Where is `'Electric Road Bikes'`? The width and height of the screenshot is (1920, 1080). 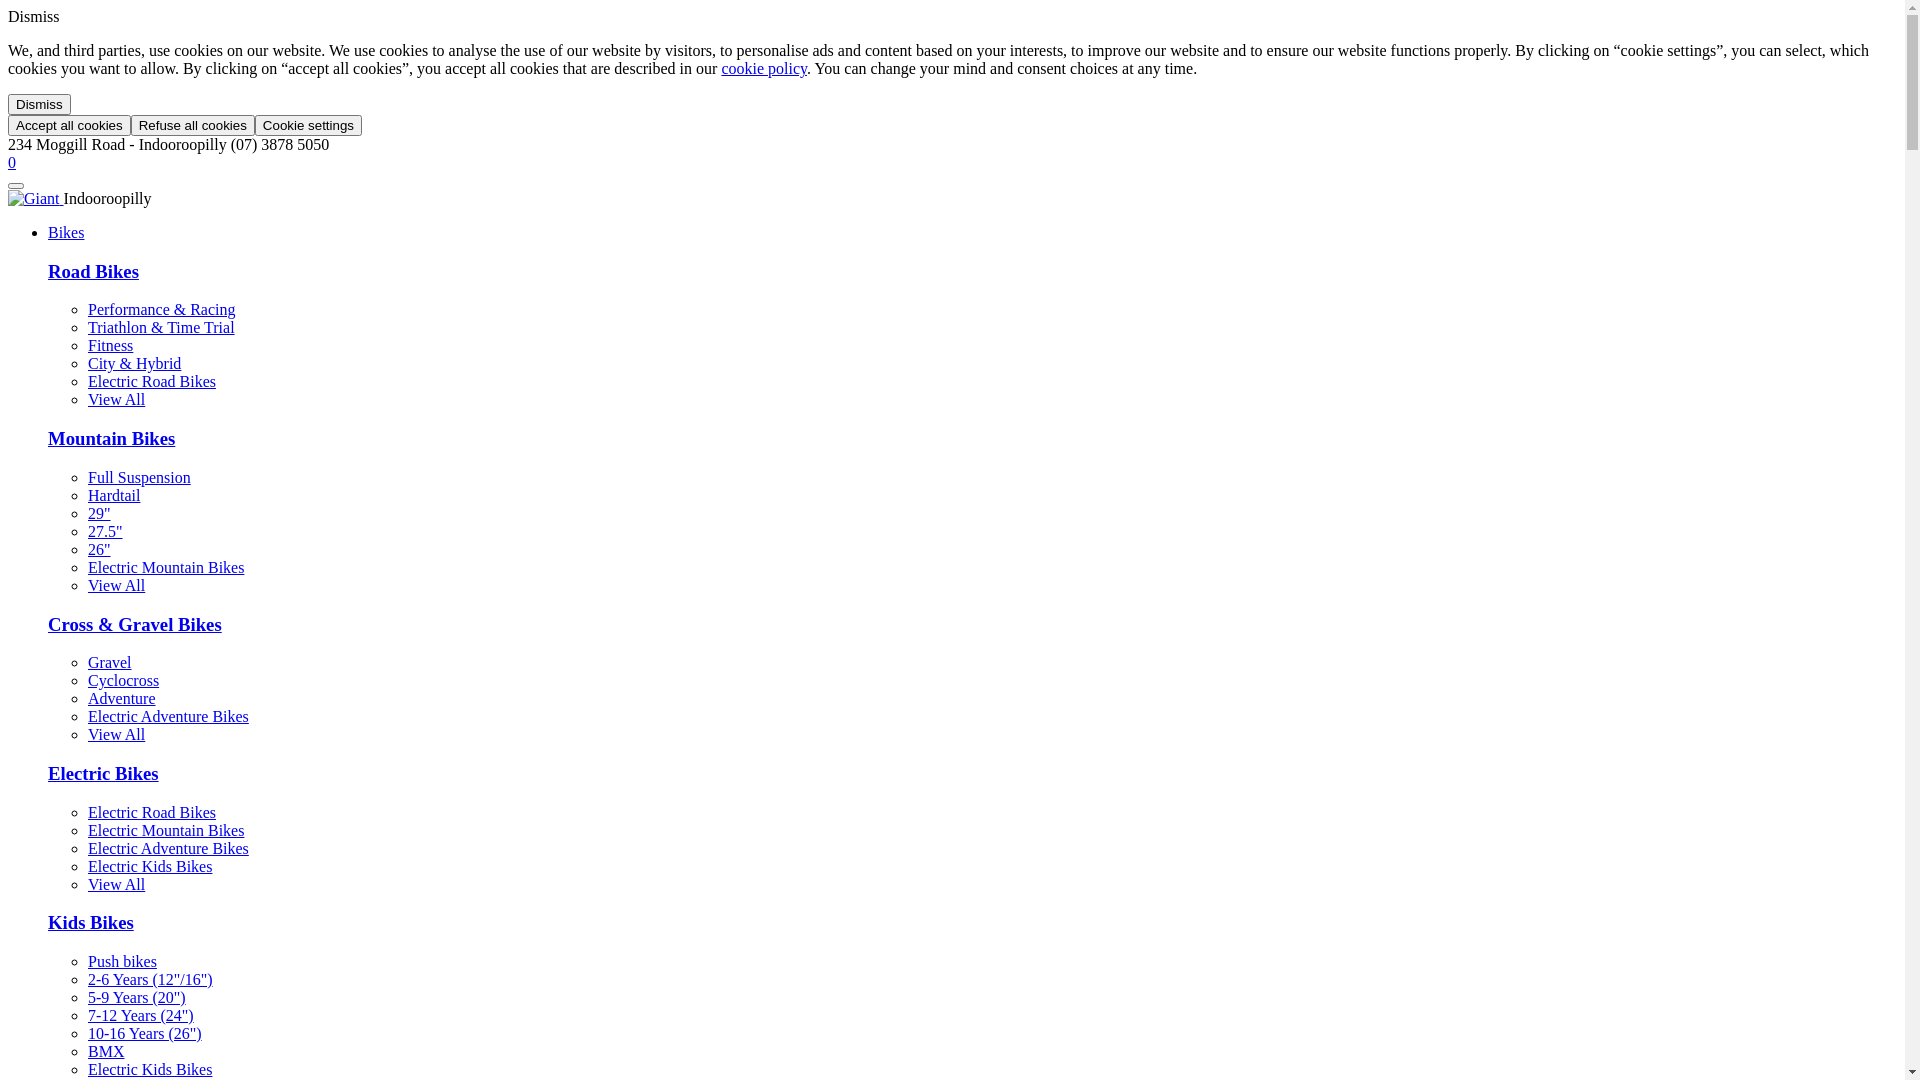
'Electric Road Bikes' is located at coordinates (151, 812).